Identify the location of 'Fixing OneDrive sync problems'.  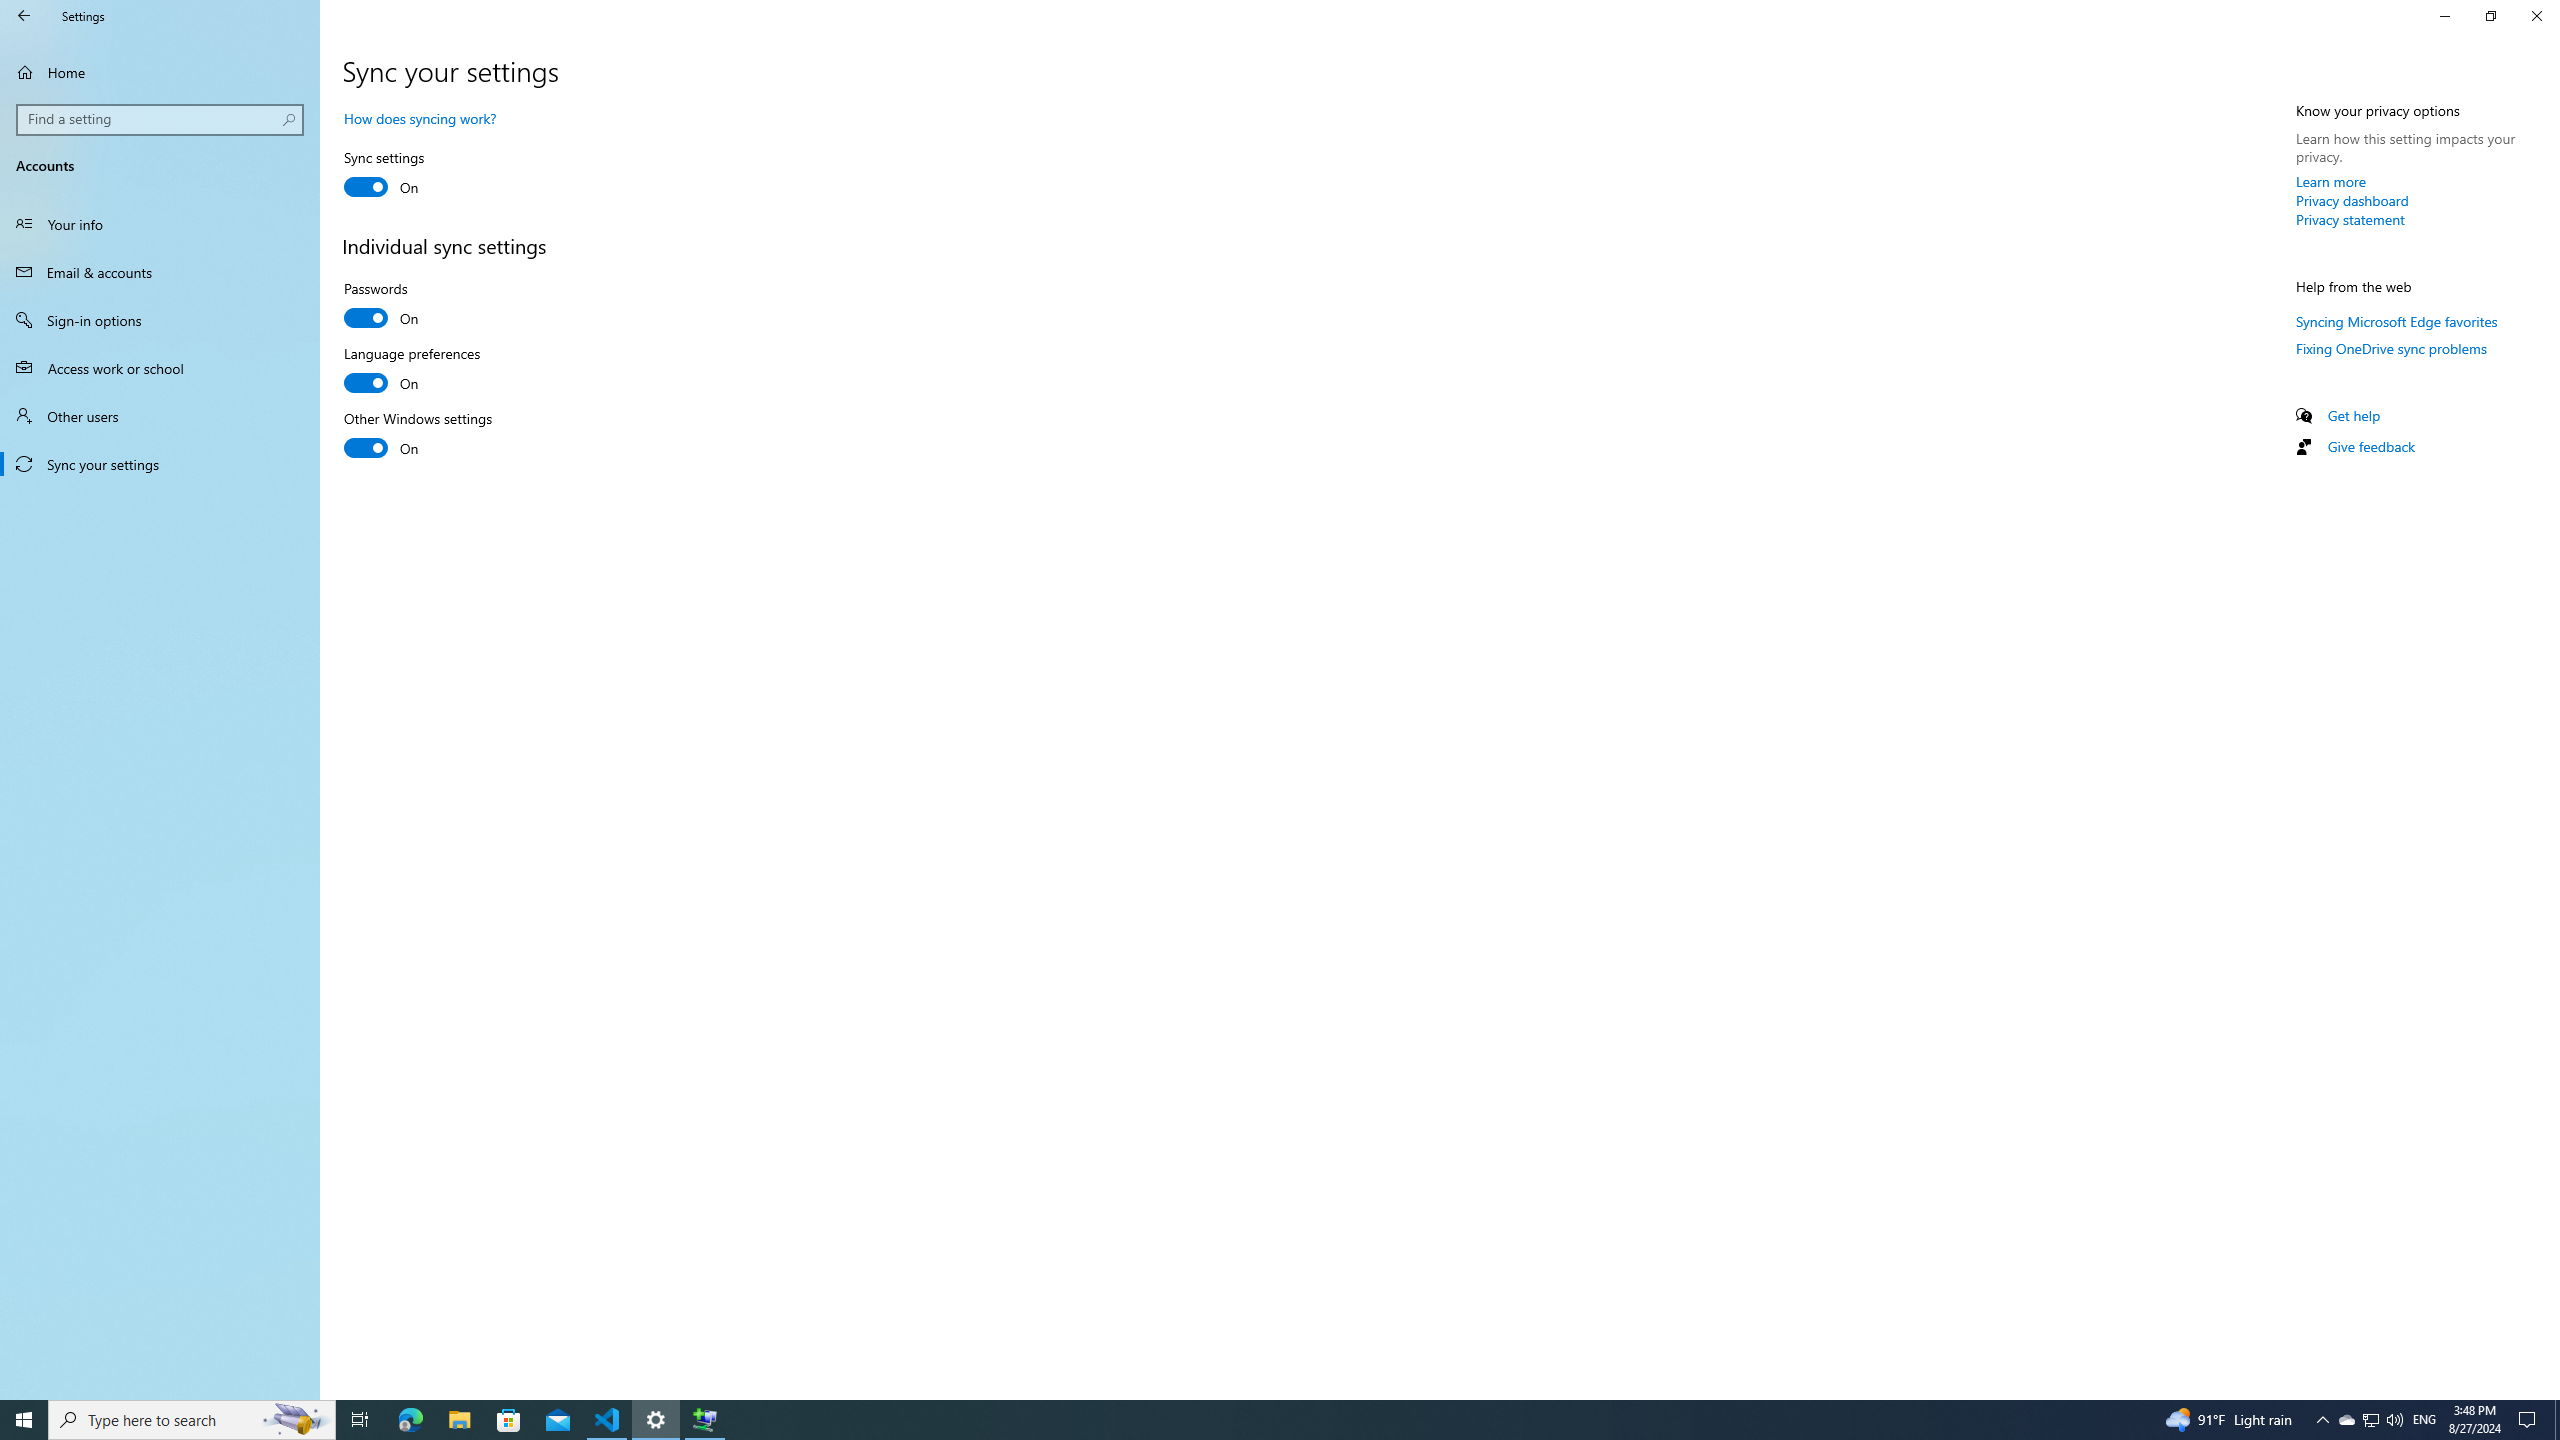
(2390, 348).